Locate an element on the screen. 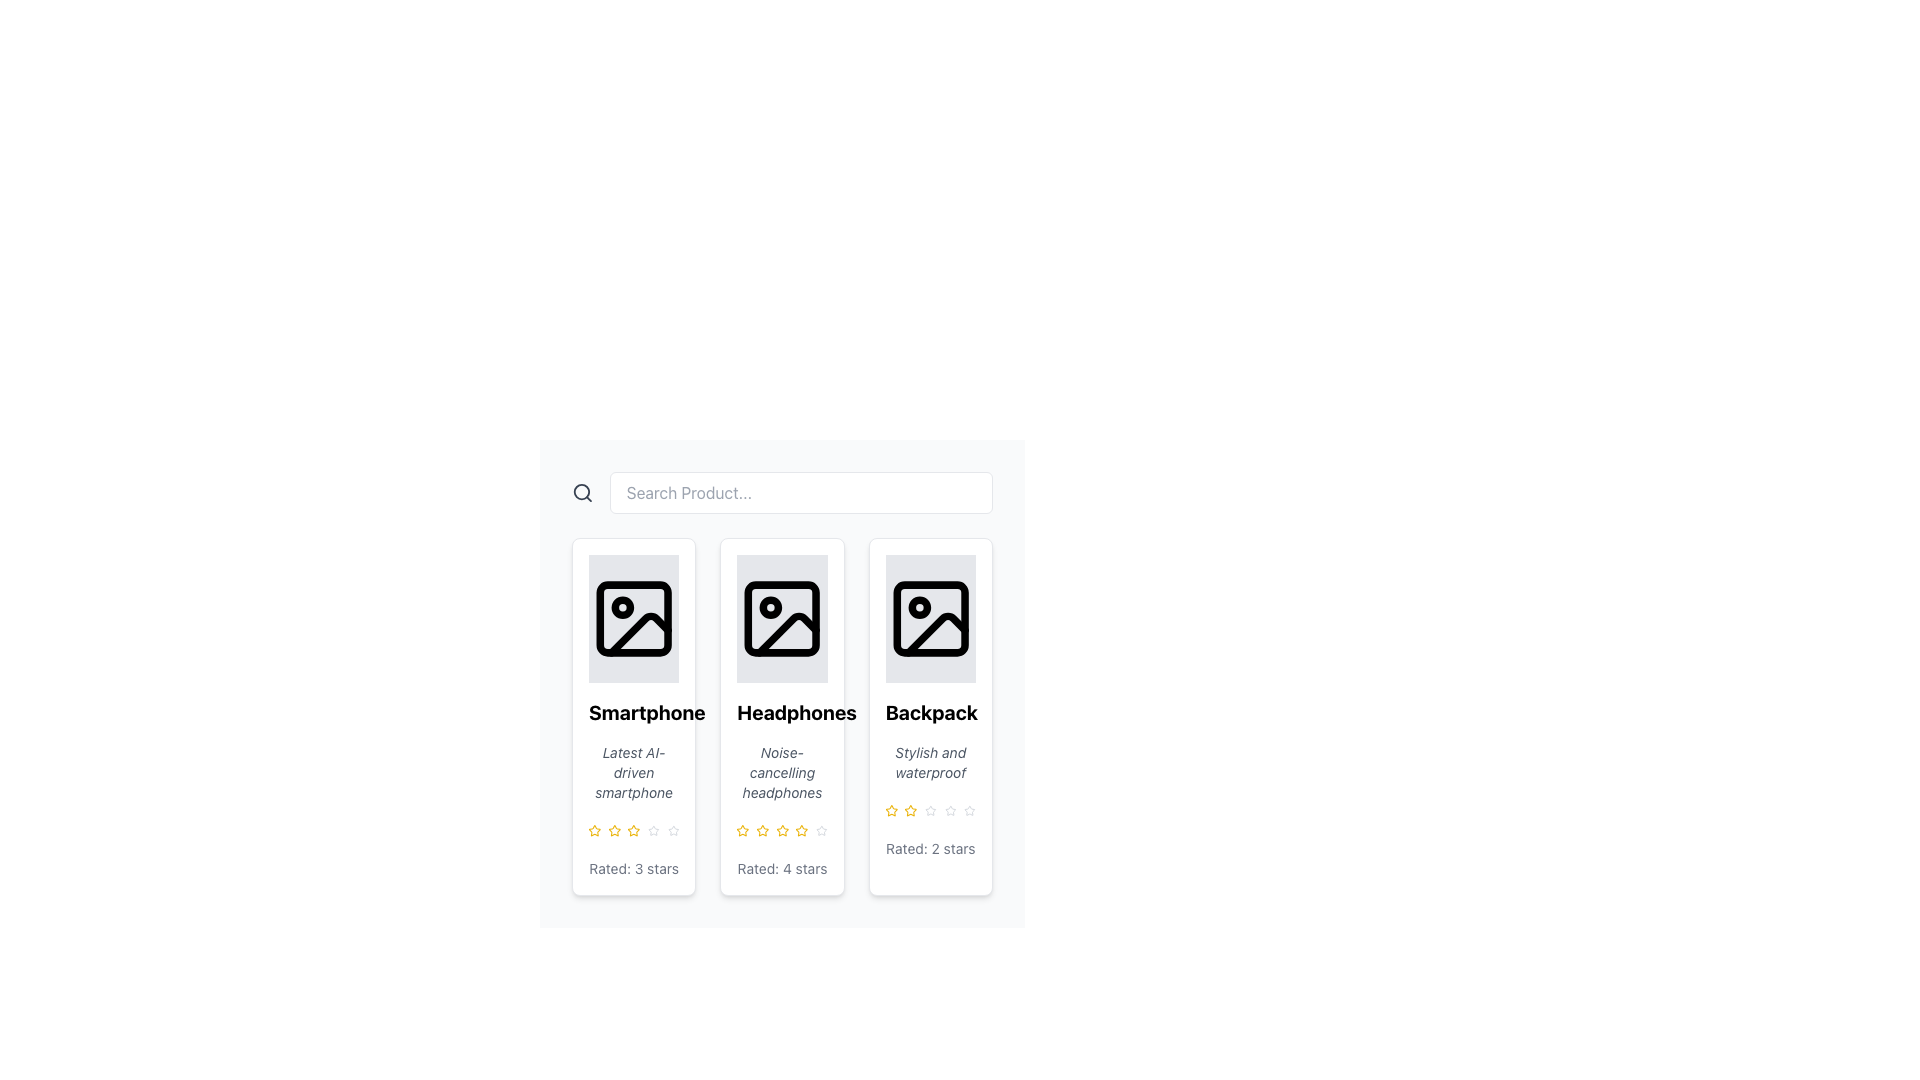 Image resolution: width=1920 pixels, height=1080 pixels. the yellow star icon button representing the third rating option for the product 'Smartphone' is located at coordinates (613, 830).